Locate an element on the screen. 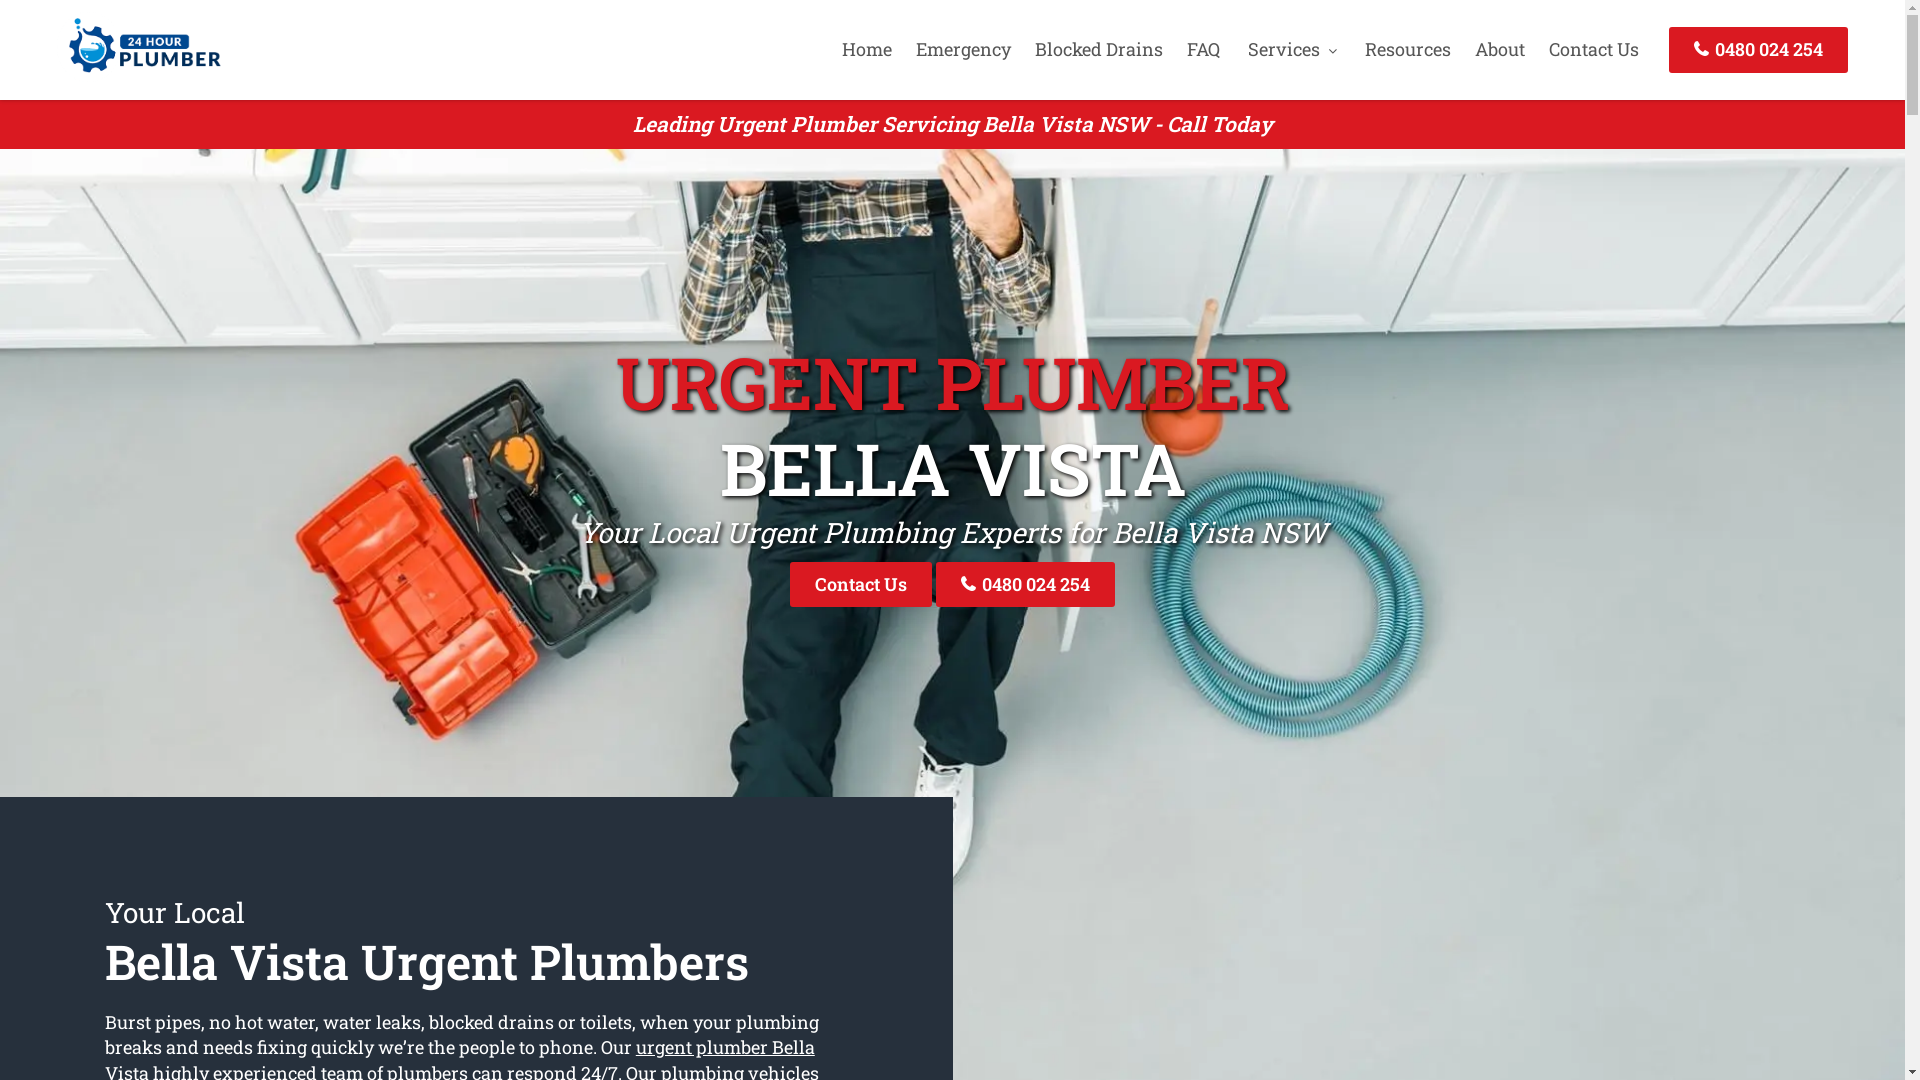 The image size is (1920, 1080). '0480 024 254' is located at coordinates (1669, 48).